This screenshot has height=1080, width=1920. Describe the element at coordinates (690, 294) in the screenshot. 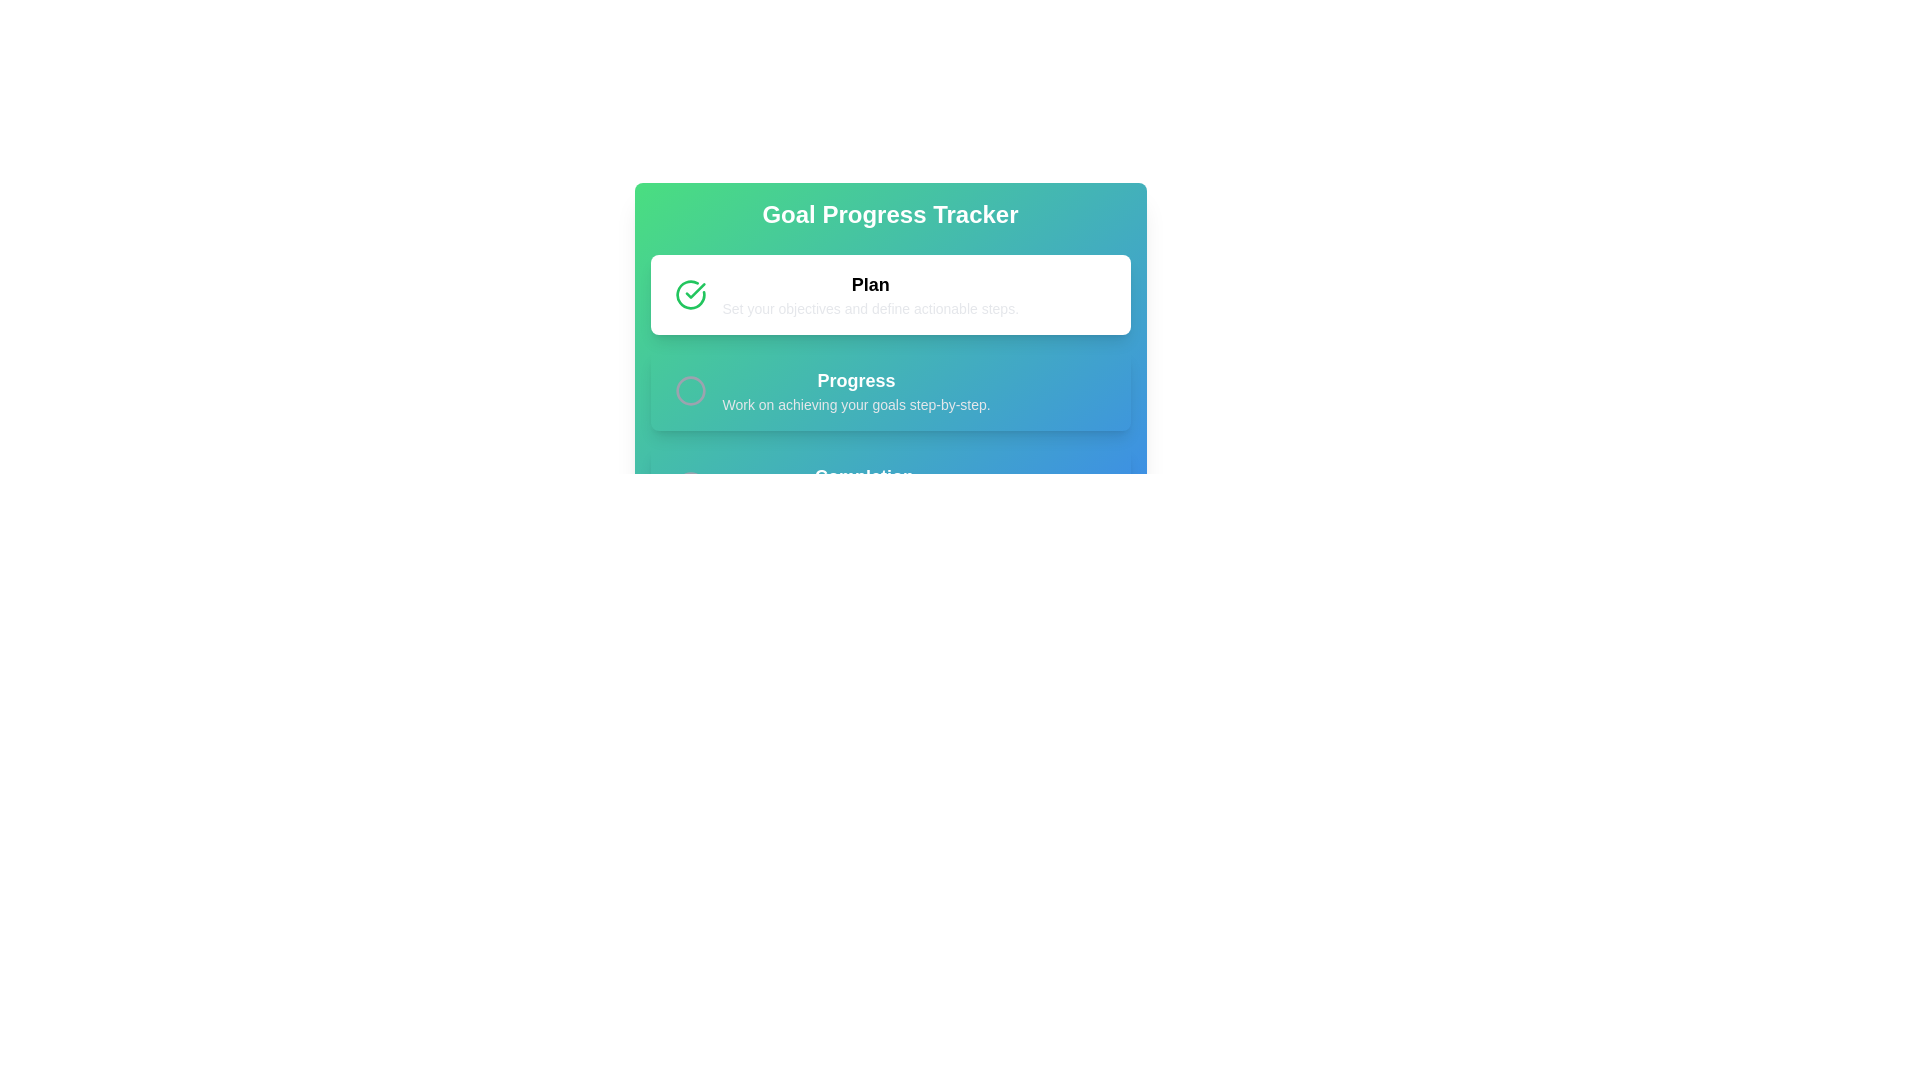

I see `the decorative vector graphic element that indicates the status of the 'Plan' section in the goal tracker interface, which is a checkmark inside a circle located to the left of 'Plan'` at that location.